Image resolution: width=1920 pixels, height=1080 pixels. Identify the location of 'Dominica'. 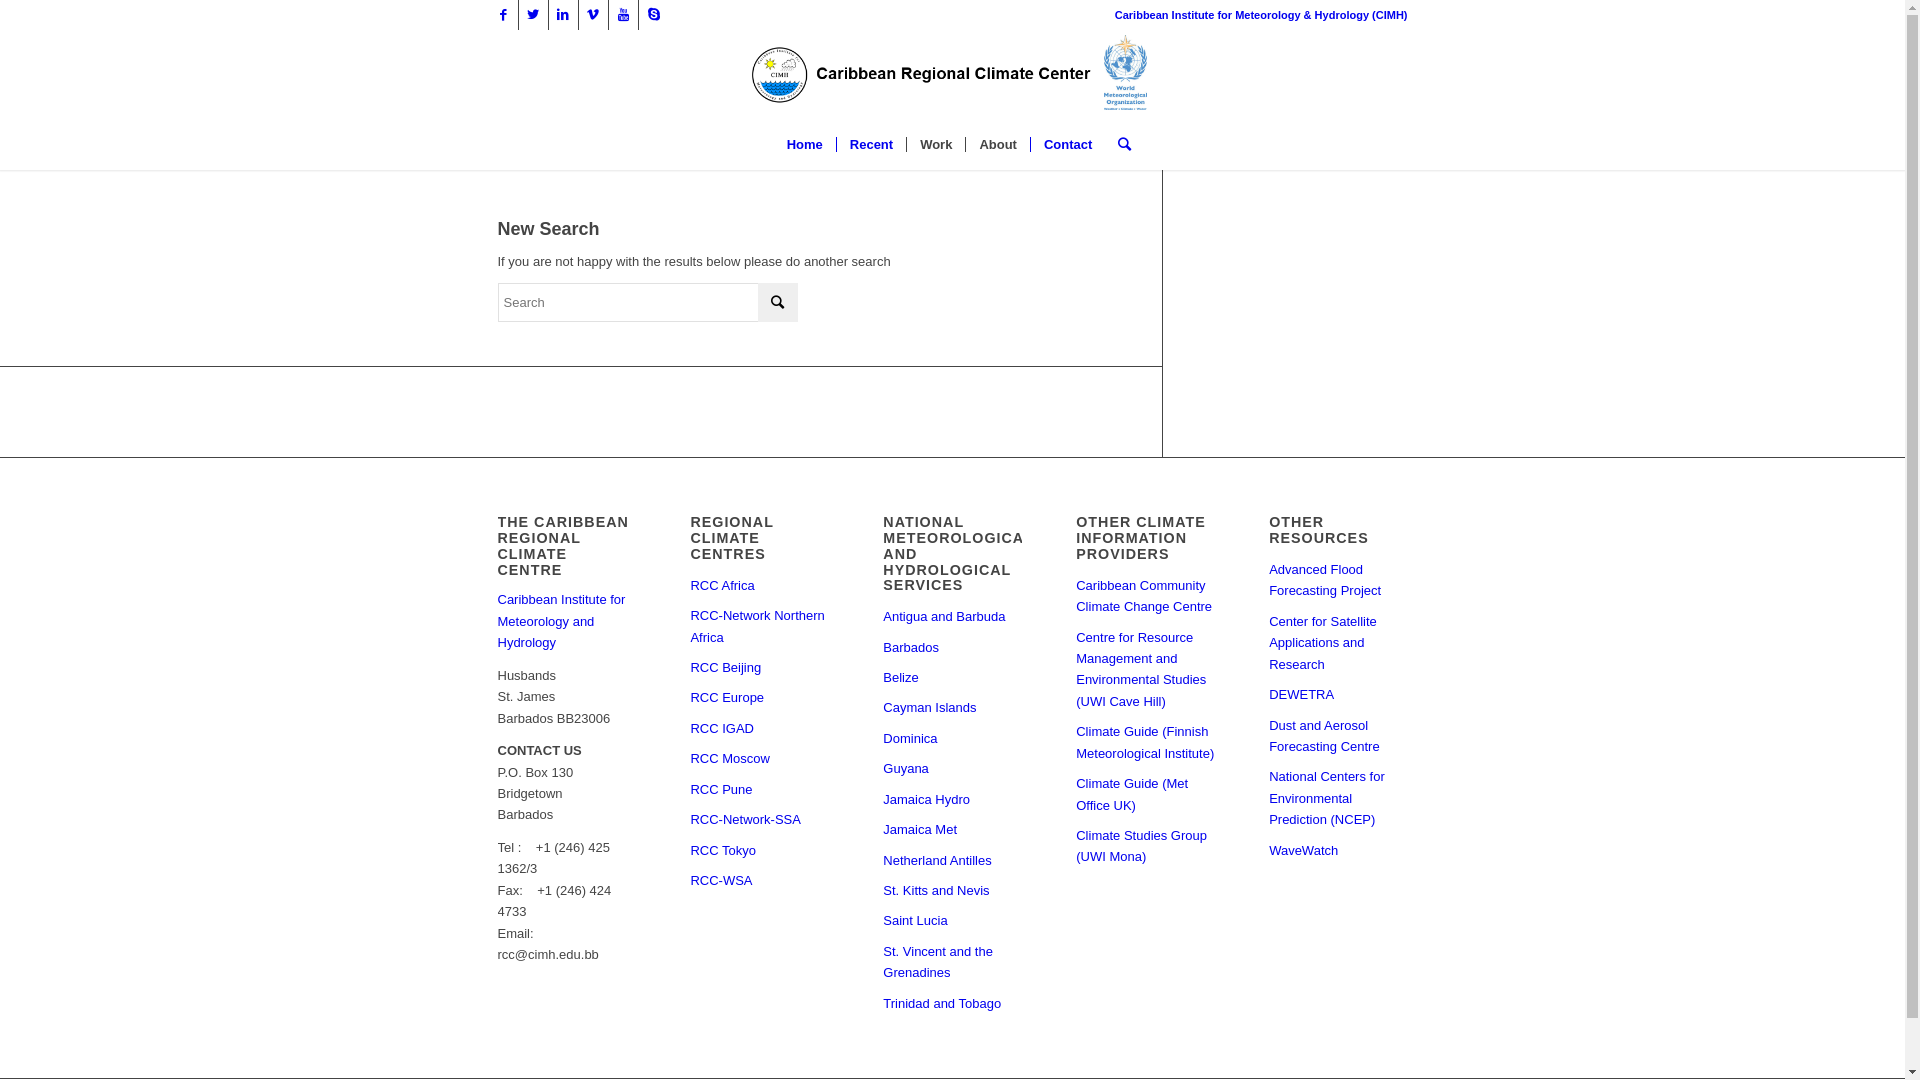
(950, 739).